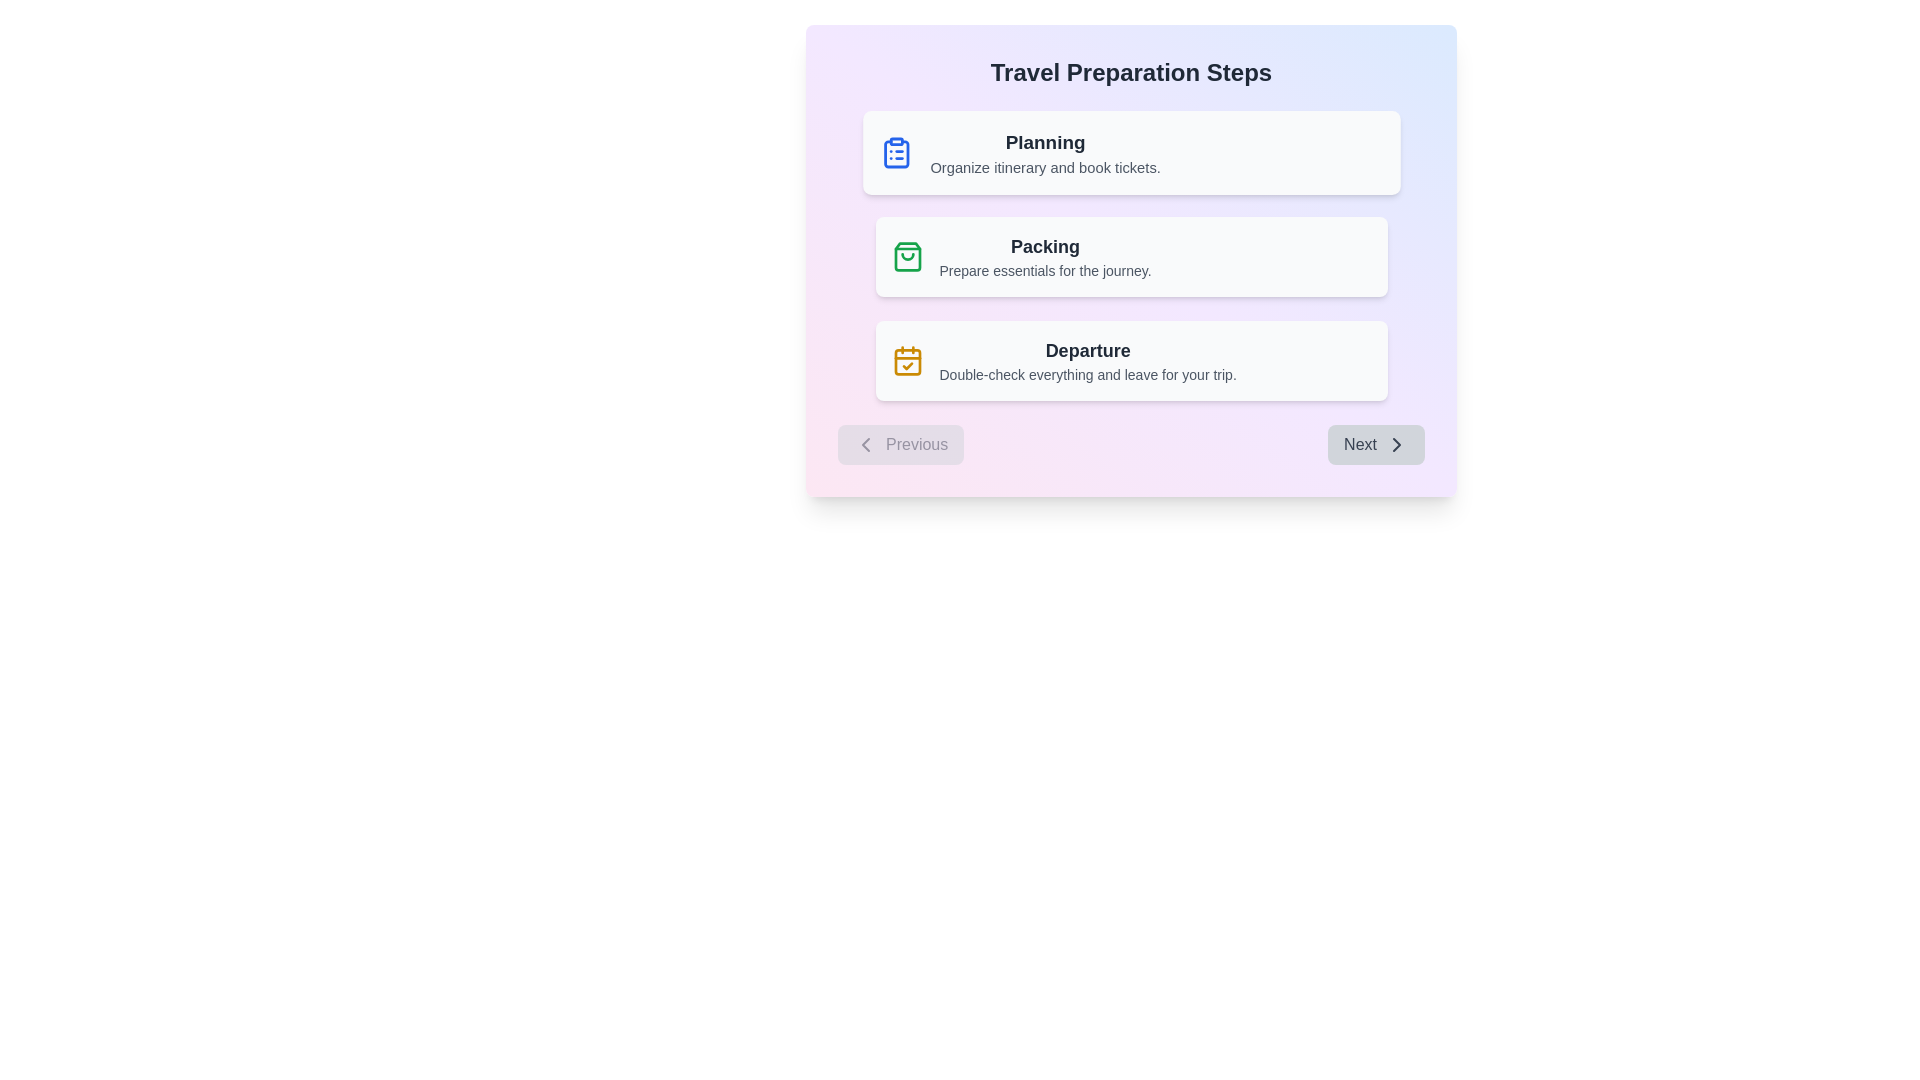 This screenshot has height=1080, width=1920. I want to click on the vector graphic element that forms the handles of the shopping bag icon in the 'Packing' step of the 'Travel Preparation Steps' layout, so click(906, 256).